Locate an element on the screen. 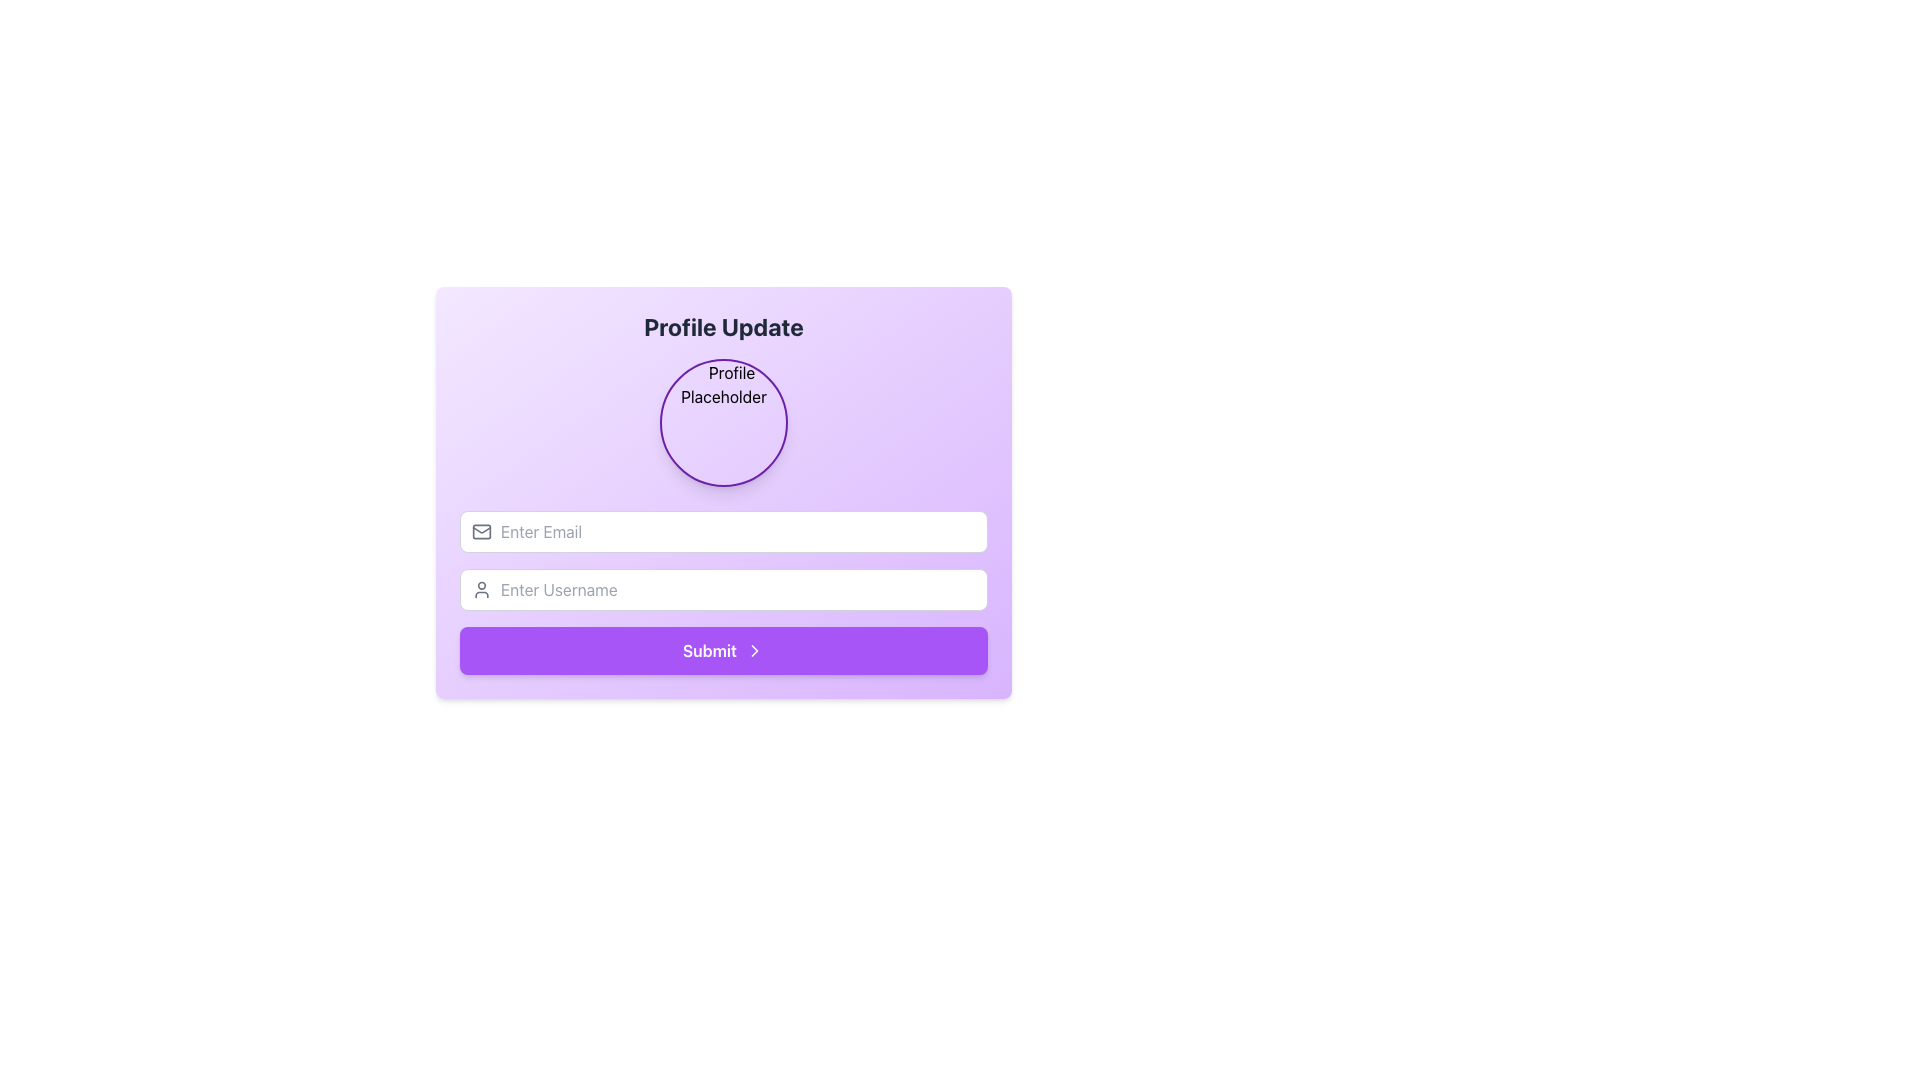  the envelope icon located to the far left of the email input field, which is associated with entering an email address is located at coordinates (481, 528).